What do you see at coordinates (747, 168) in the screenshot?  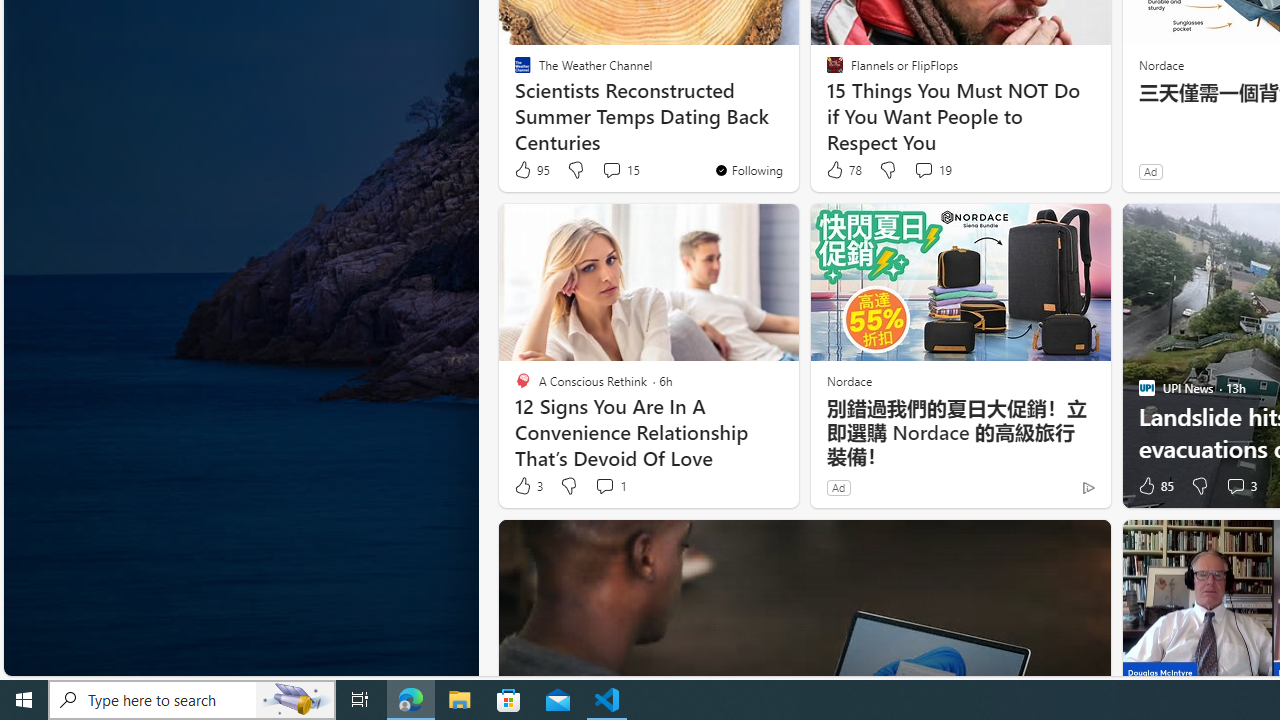 I see `'You'` at bounding box center [747, 168].